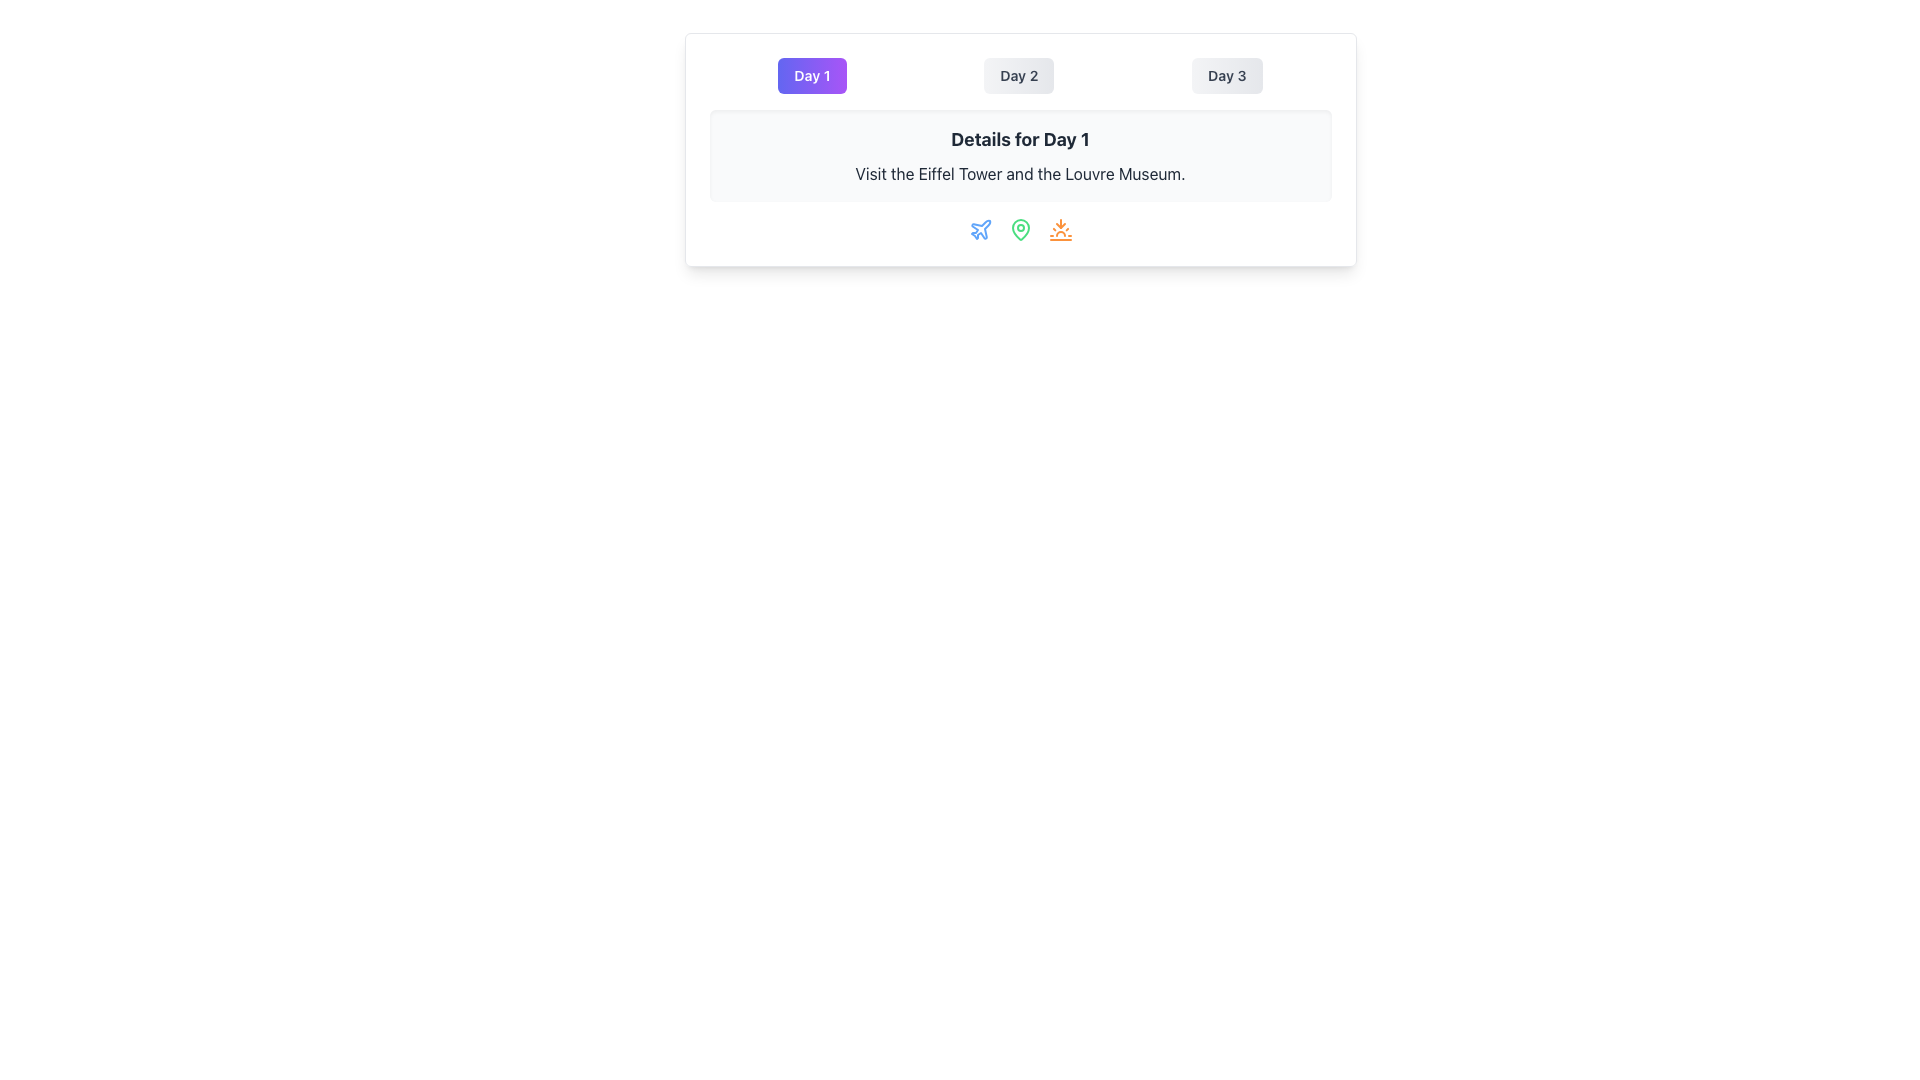 Image resolution: width=1920 pixels, height=1080 pixels. What do you see at coordinates (812, 75) in the screenshot?
I see `the leftmost button in the navigation system` at bounding box center [812, 75].